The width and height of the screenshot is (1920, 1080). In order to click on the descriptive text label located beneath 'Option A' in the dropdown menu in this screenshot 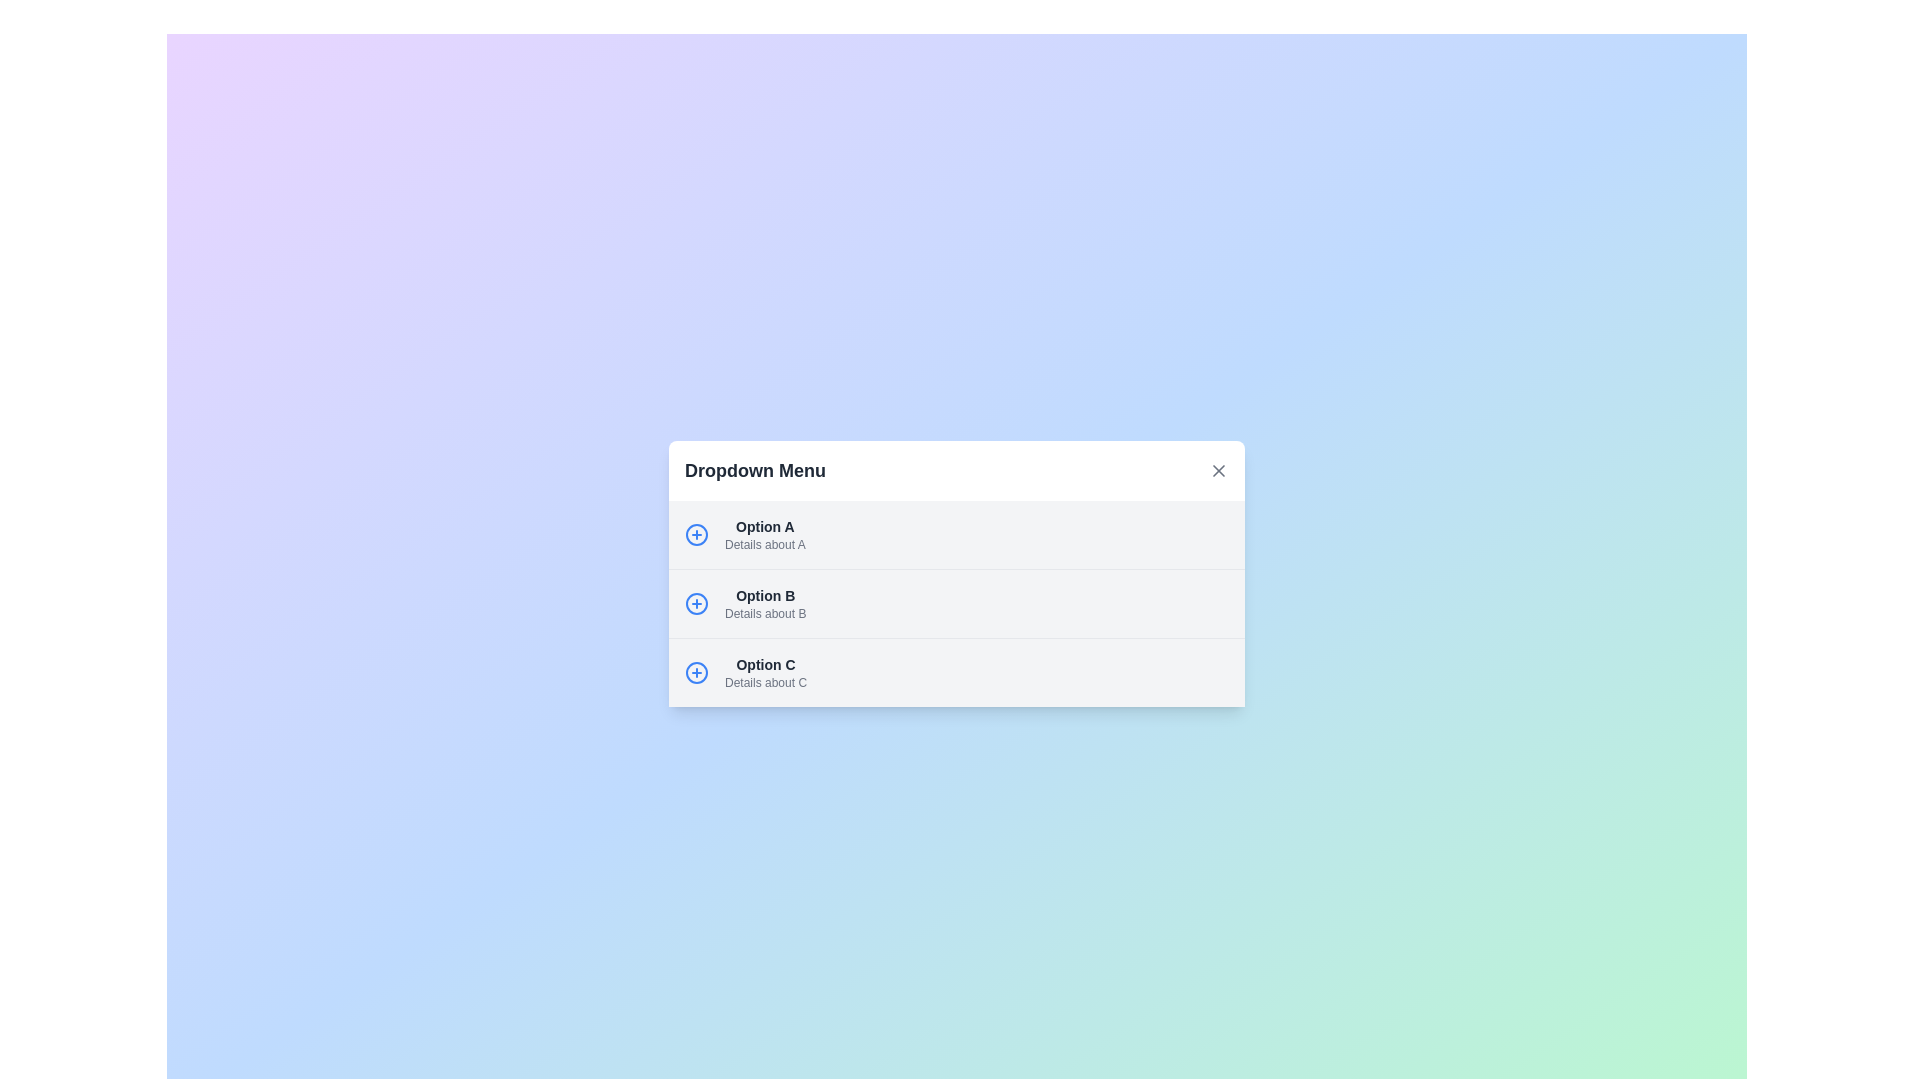, I will do `click(764, 544)`.